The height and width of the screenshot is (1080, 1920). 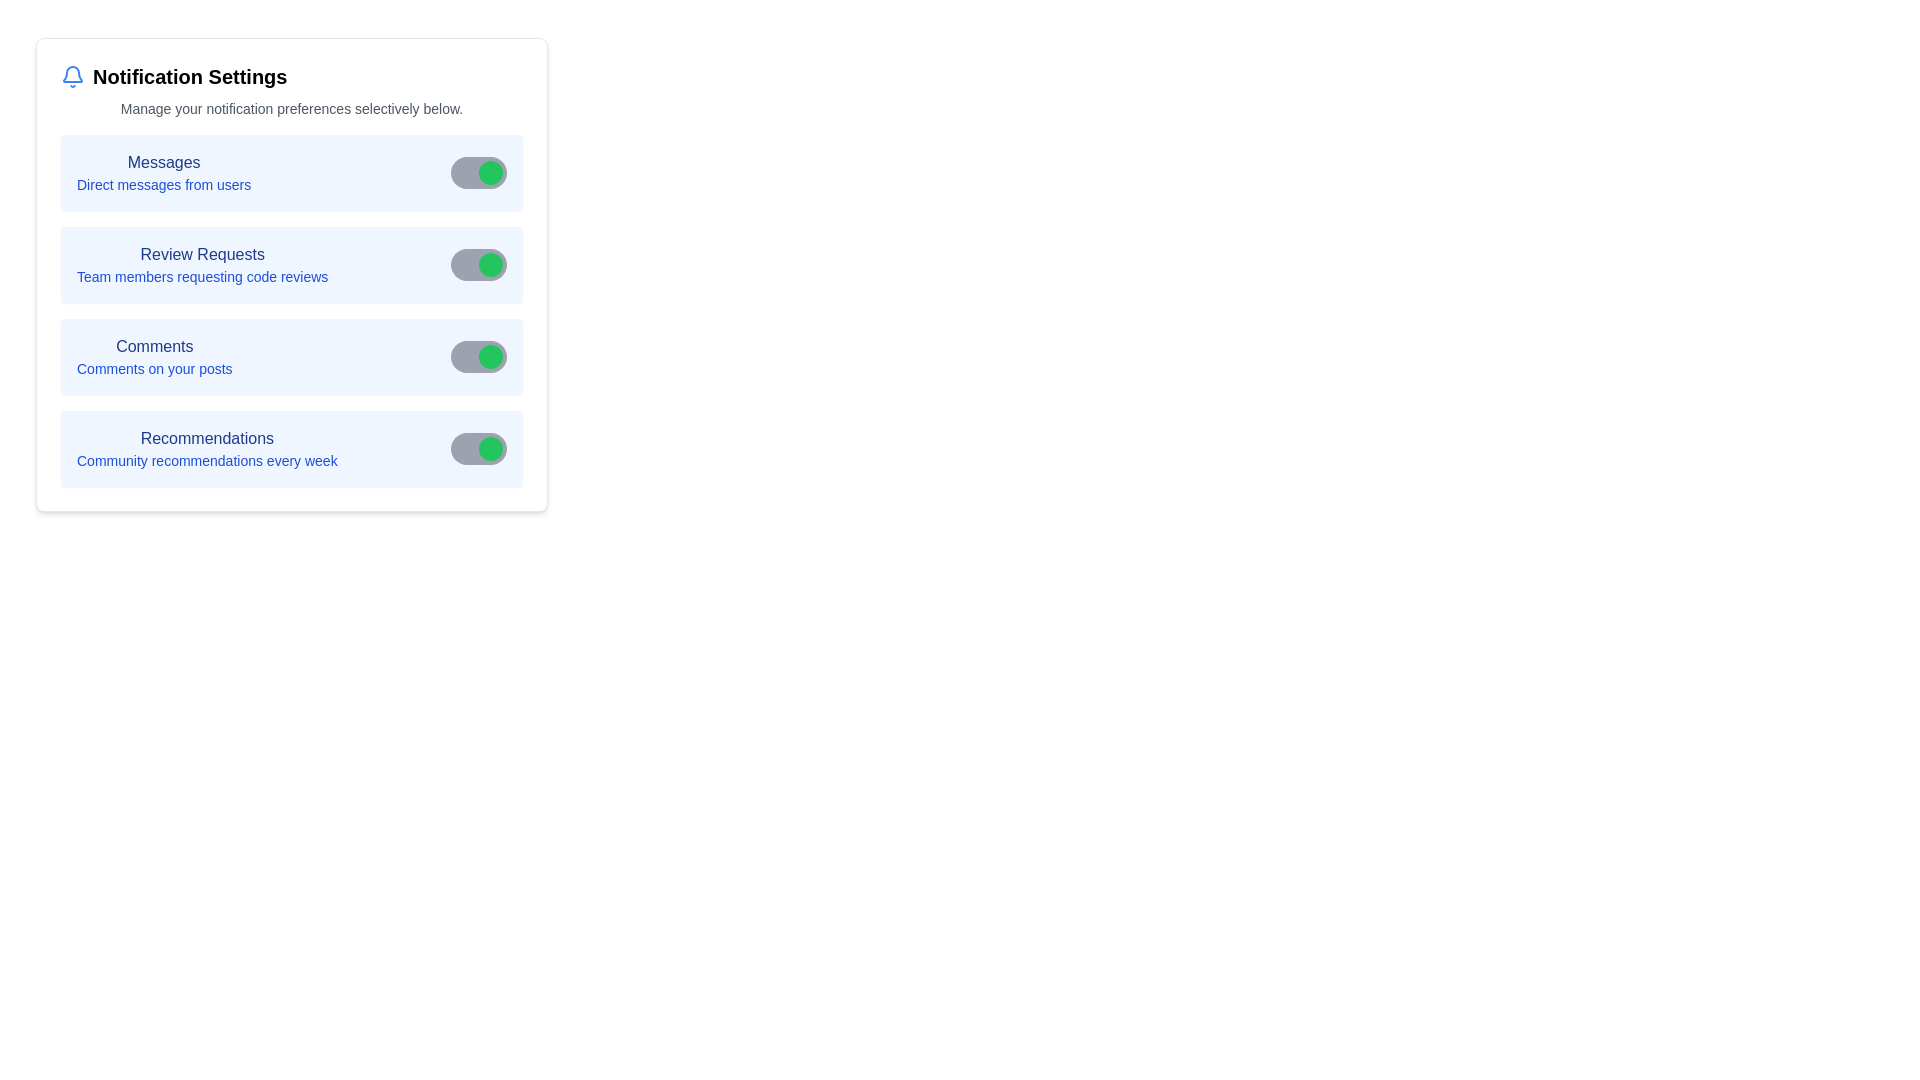 I want to click on the 'Comments' text label in blue, which is located in the third row of options within the 'Notification Settings' card, directly above 'Comments on your posts', so click(x=153, y=346).